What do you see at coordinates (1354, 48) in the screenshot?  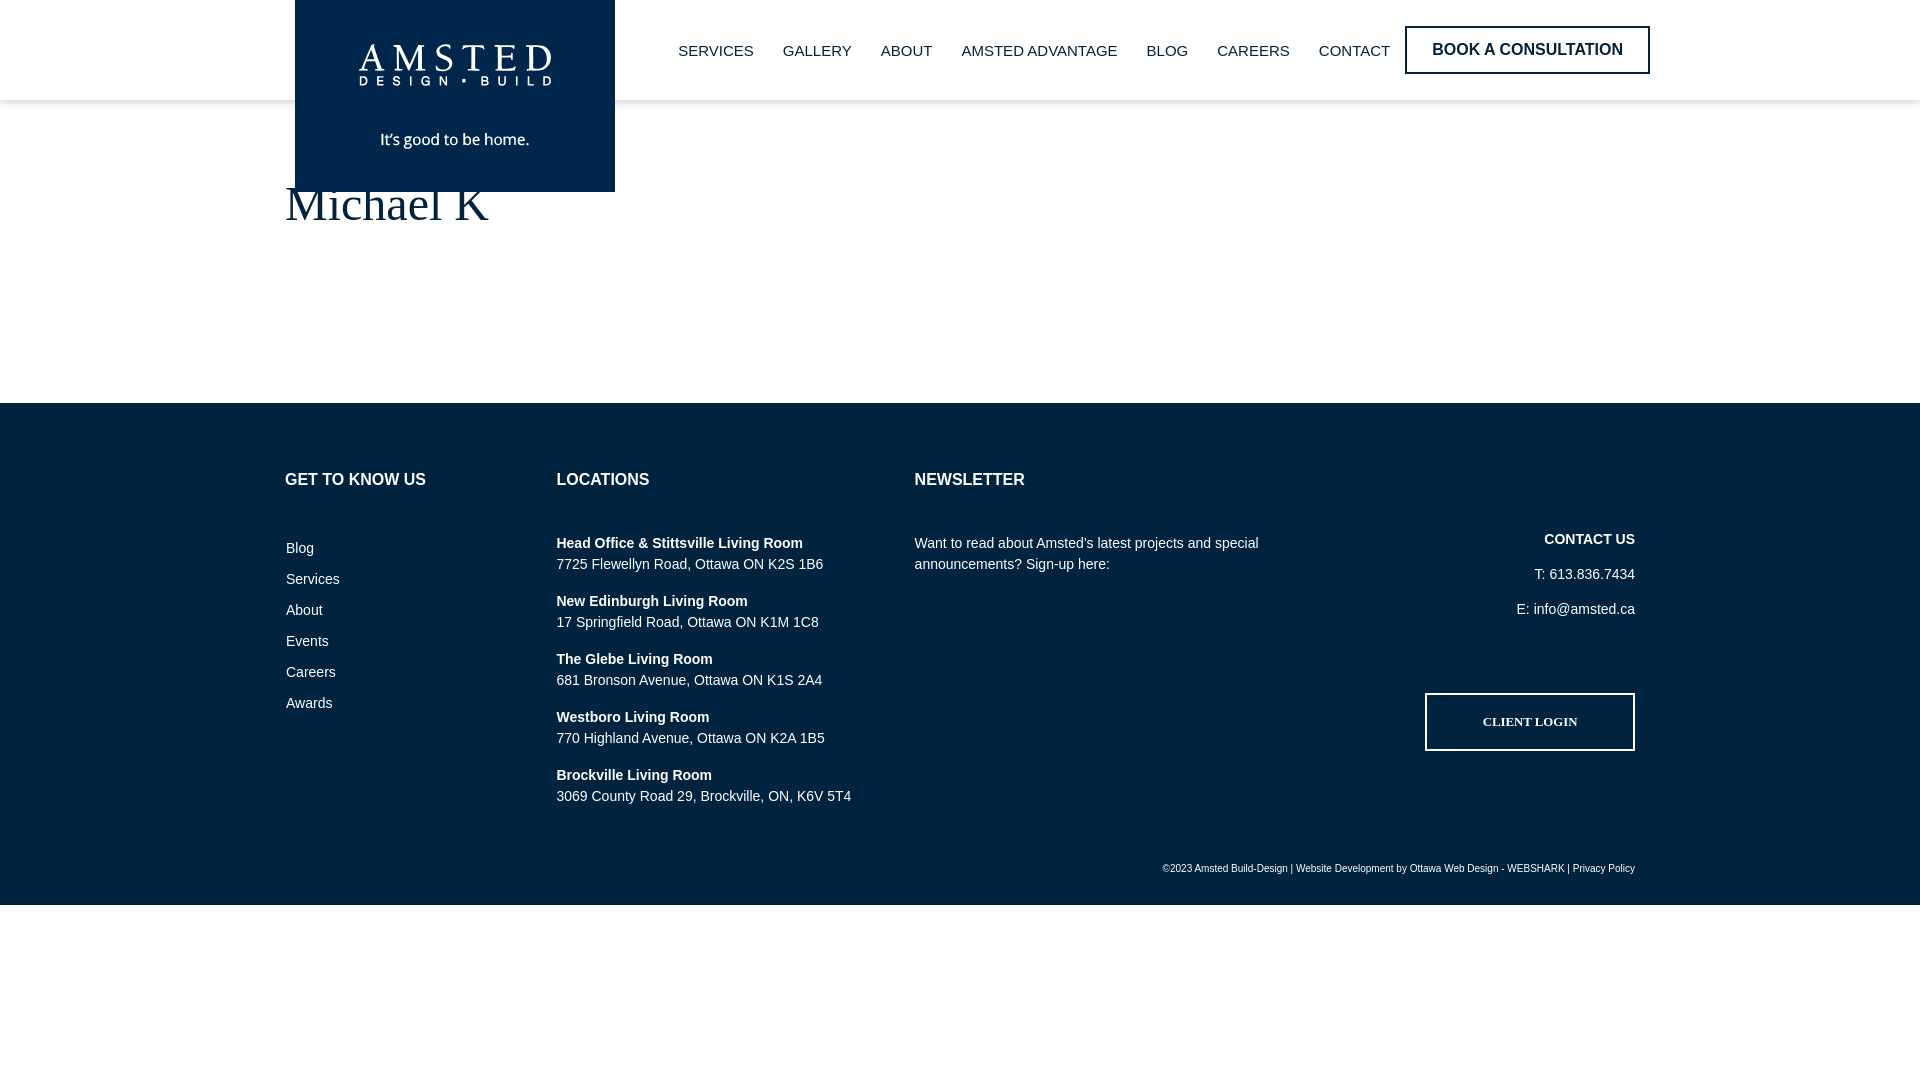 I see `'CONTACT'` at bounding box center [1354, 48].